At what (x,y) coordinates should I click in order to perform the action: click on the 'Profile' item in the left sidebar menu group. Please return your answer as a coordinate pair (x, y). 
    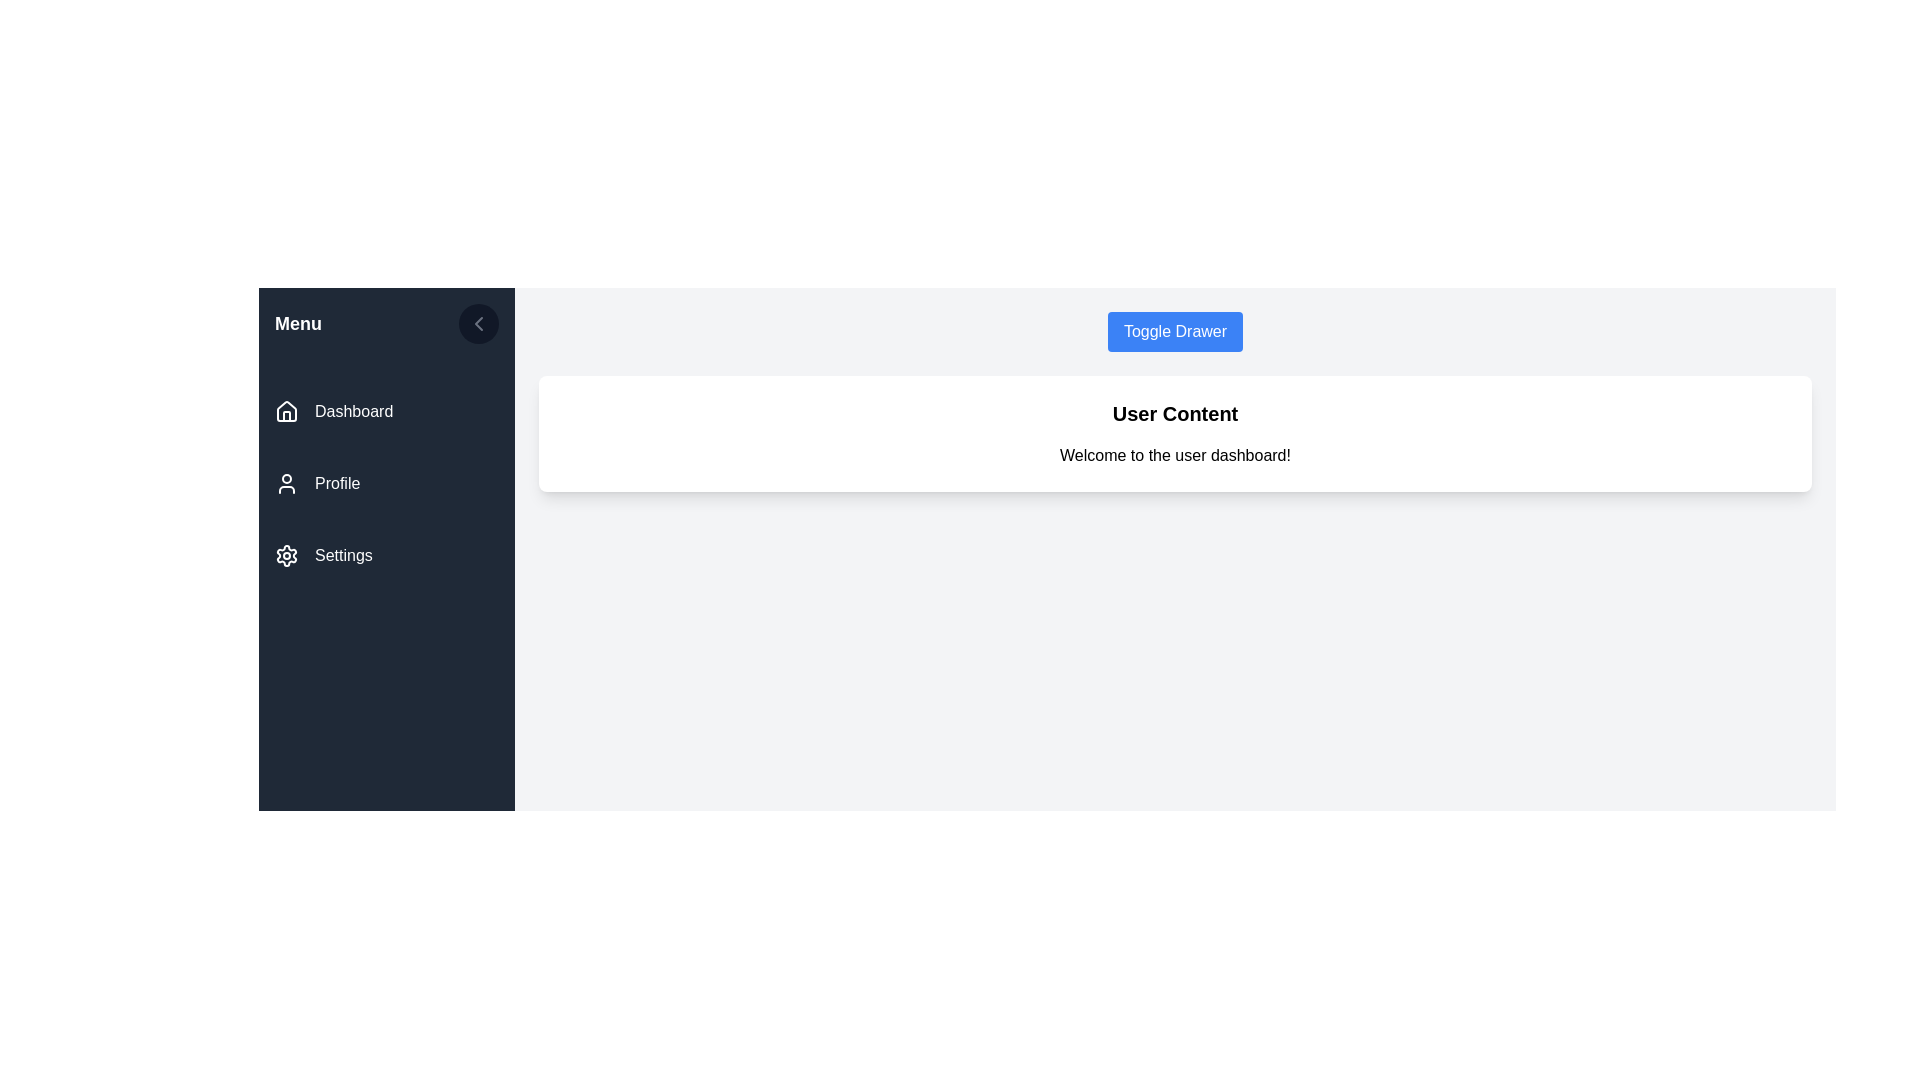
    Looking at the image, I should click on (387, 483).